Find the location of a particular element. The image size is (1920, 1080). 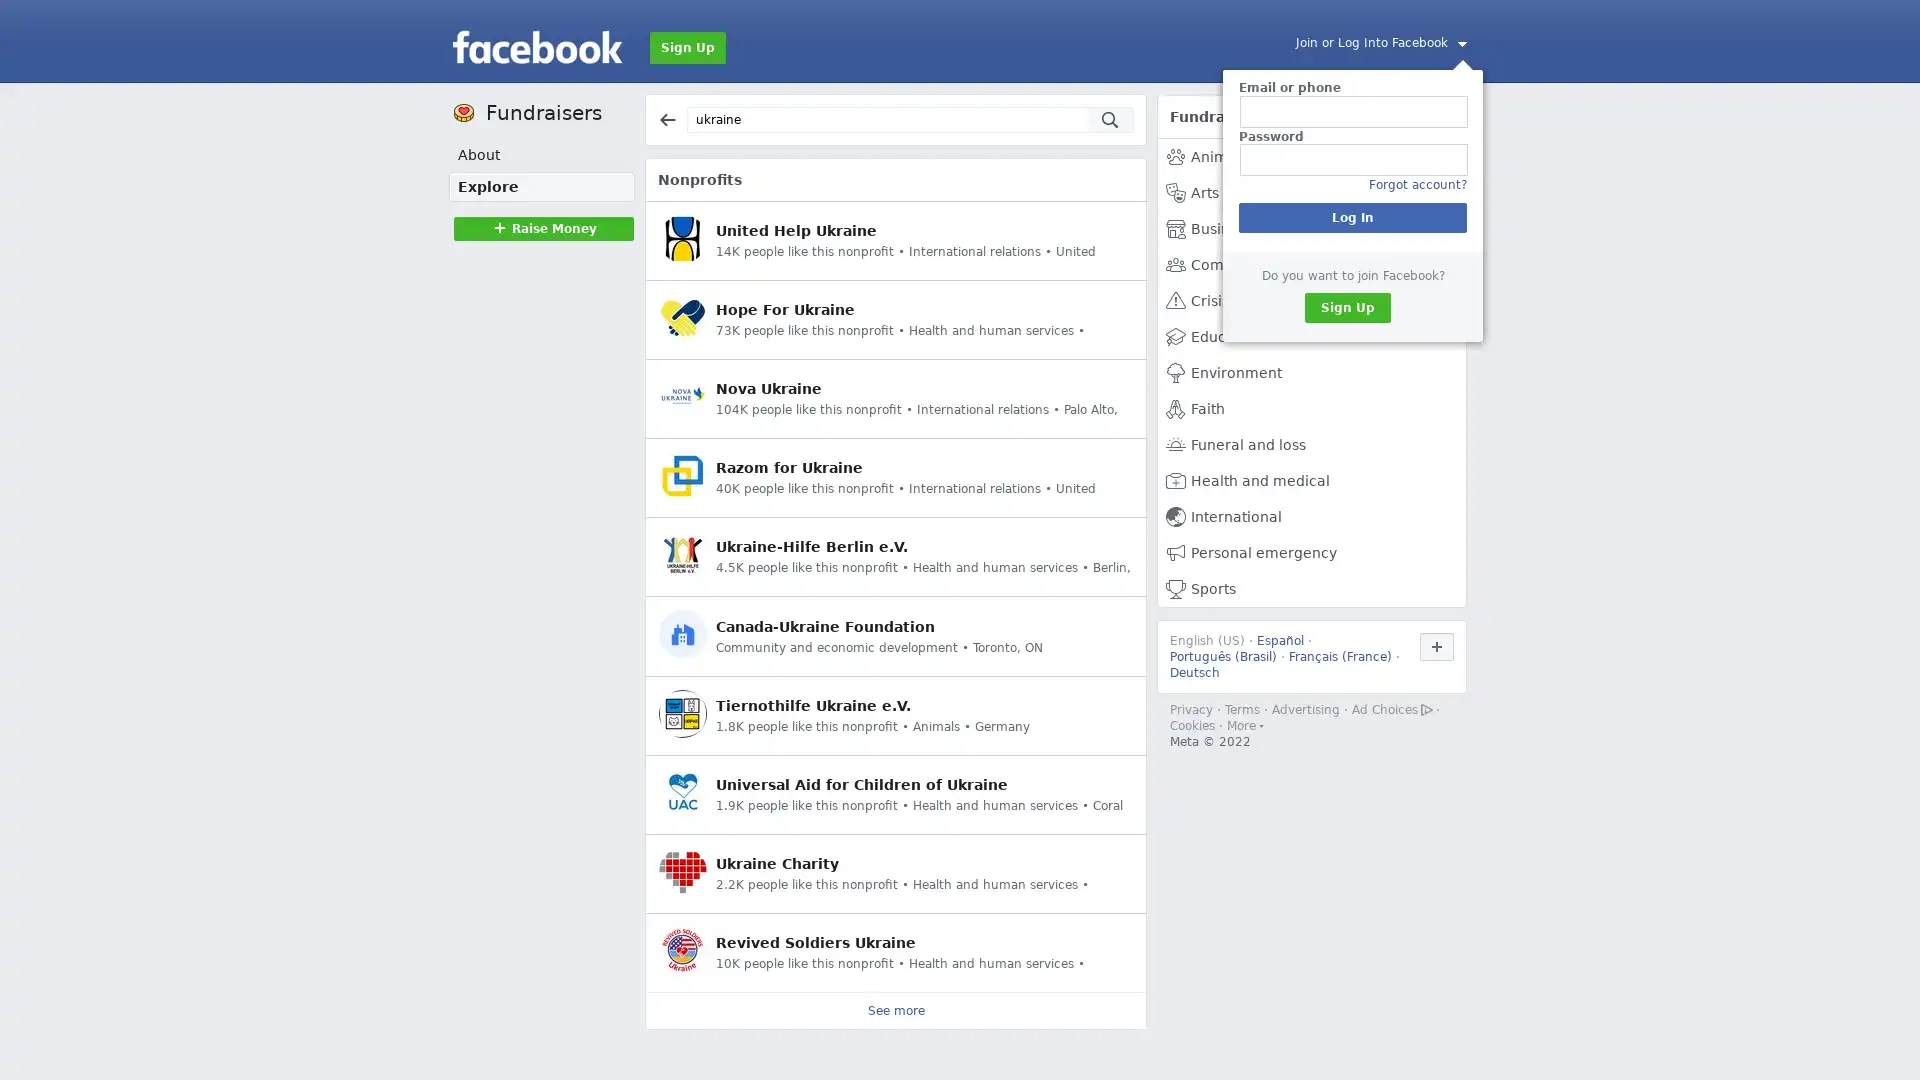

Francais (France) is located at coordinates (1340, 656).